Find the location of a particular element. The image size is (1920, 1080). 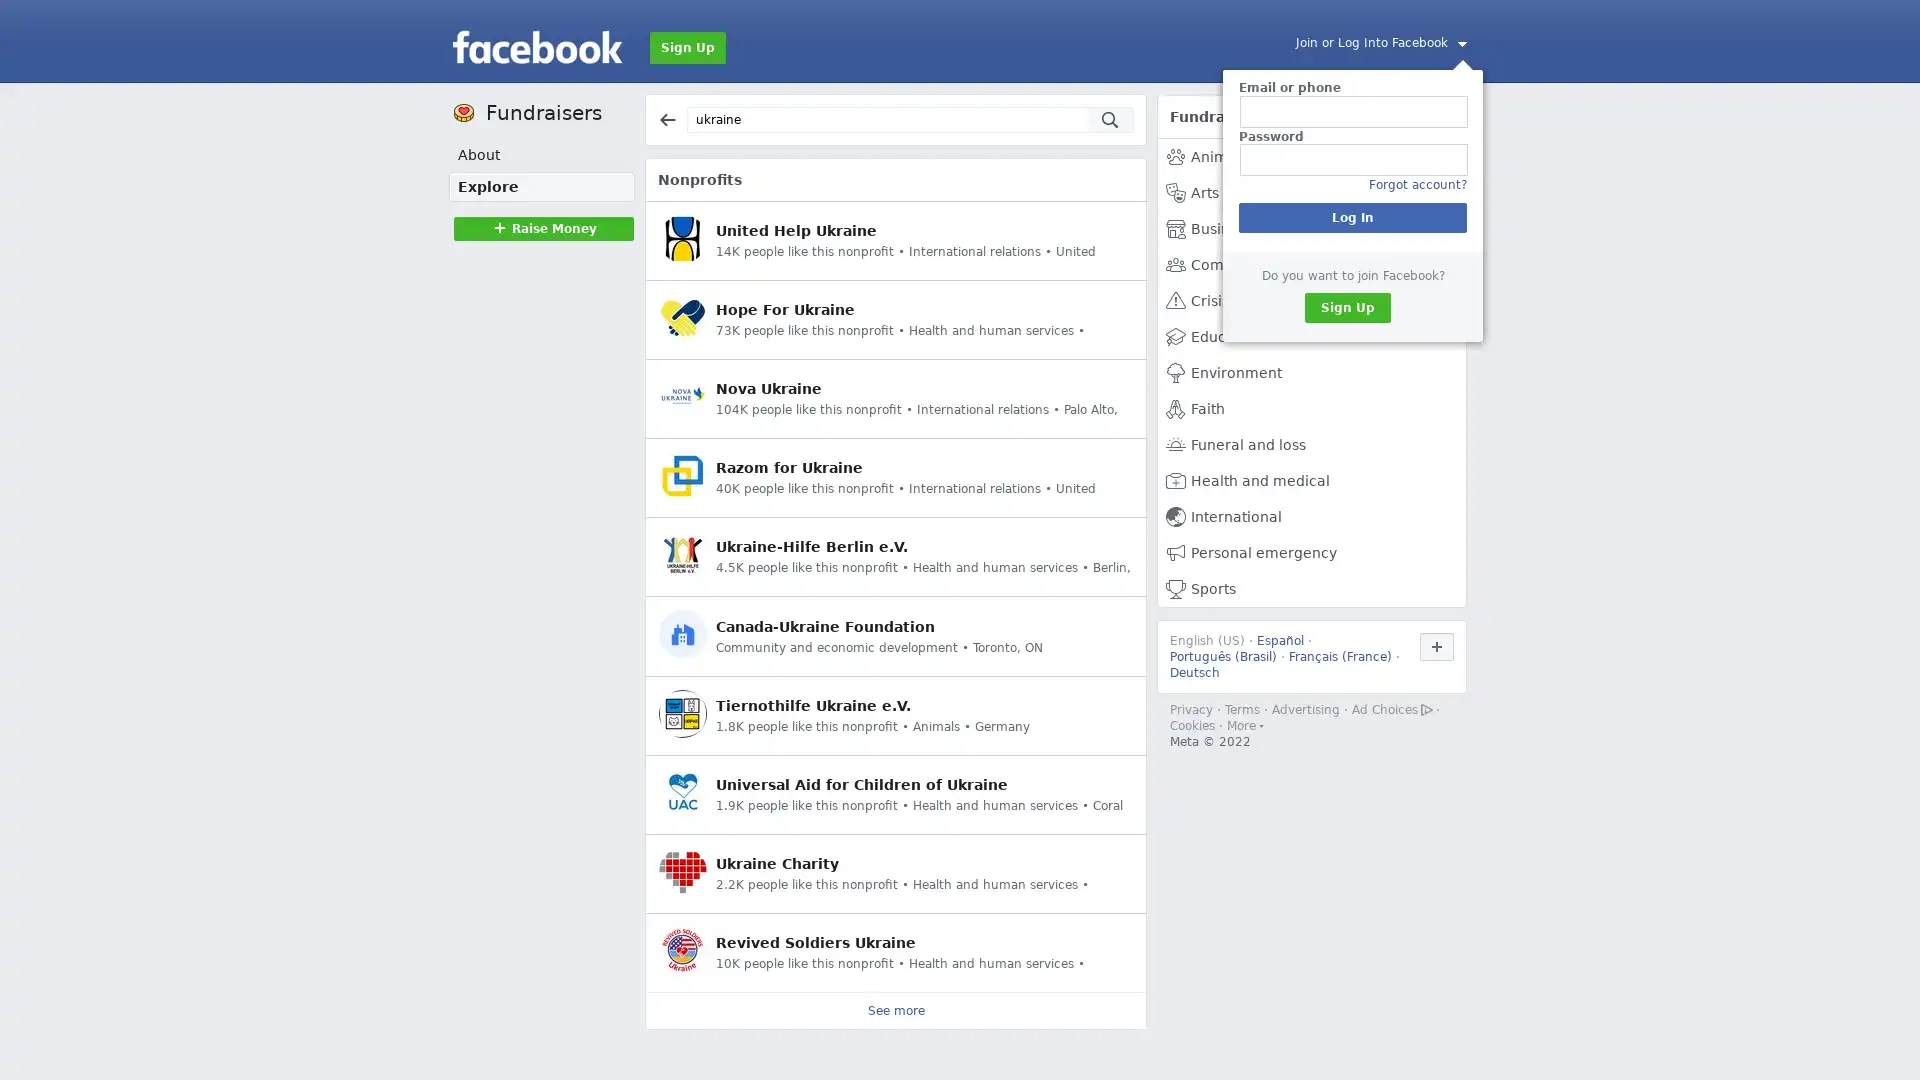

Francais (France) is located at coordinates (1340, 656).